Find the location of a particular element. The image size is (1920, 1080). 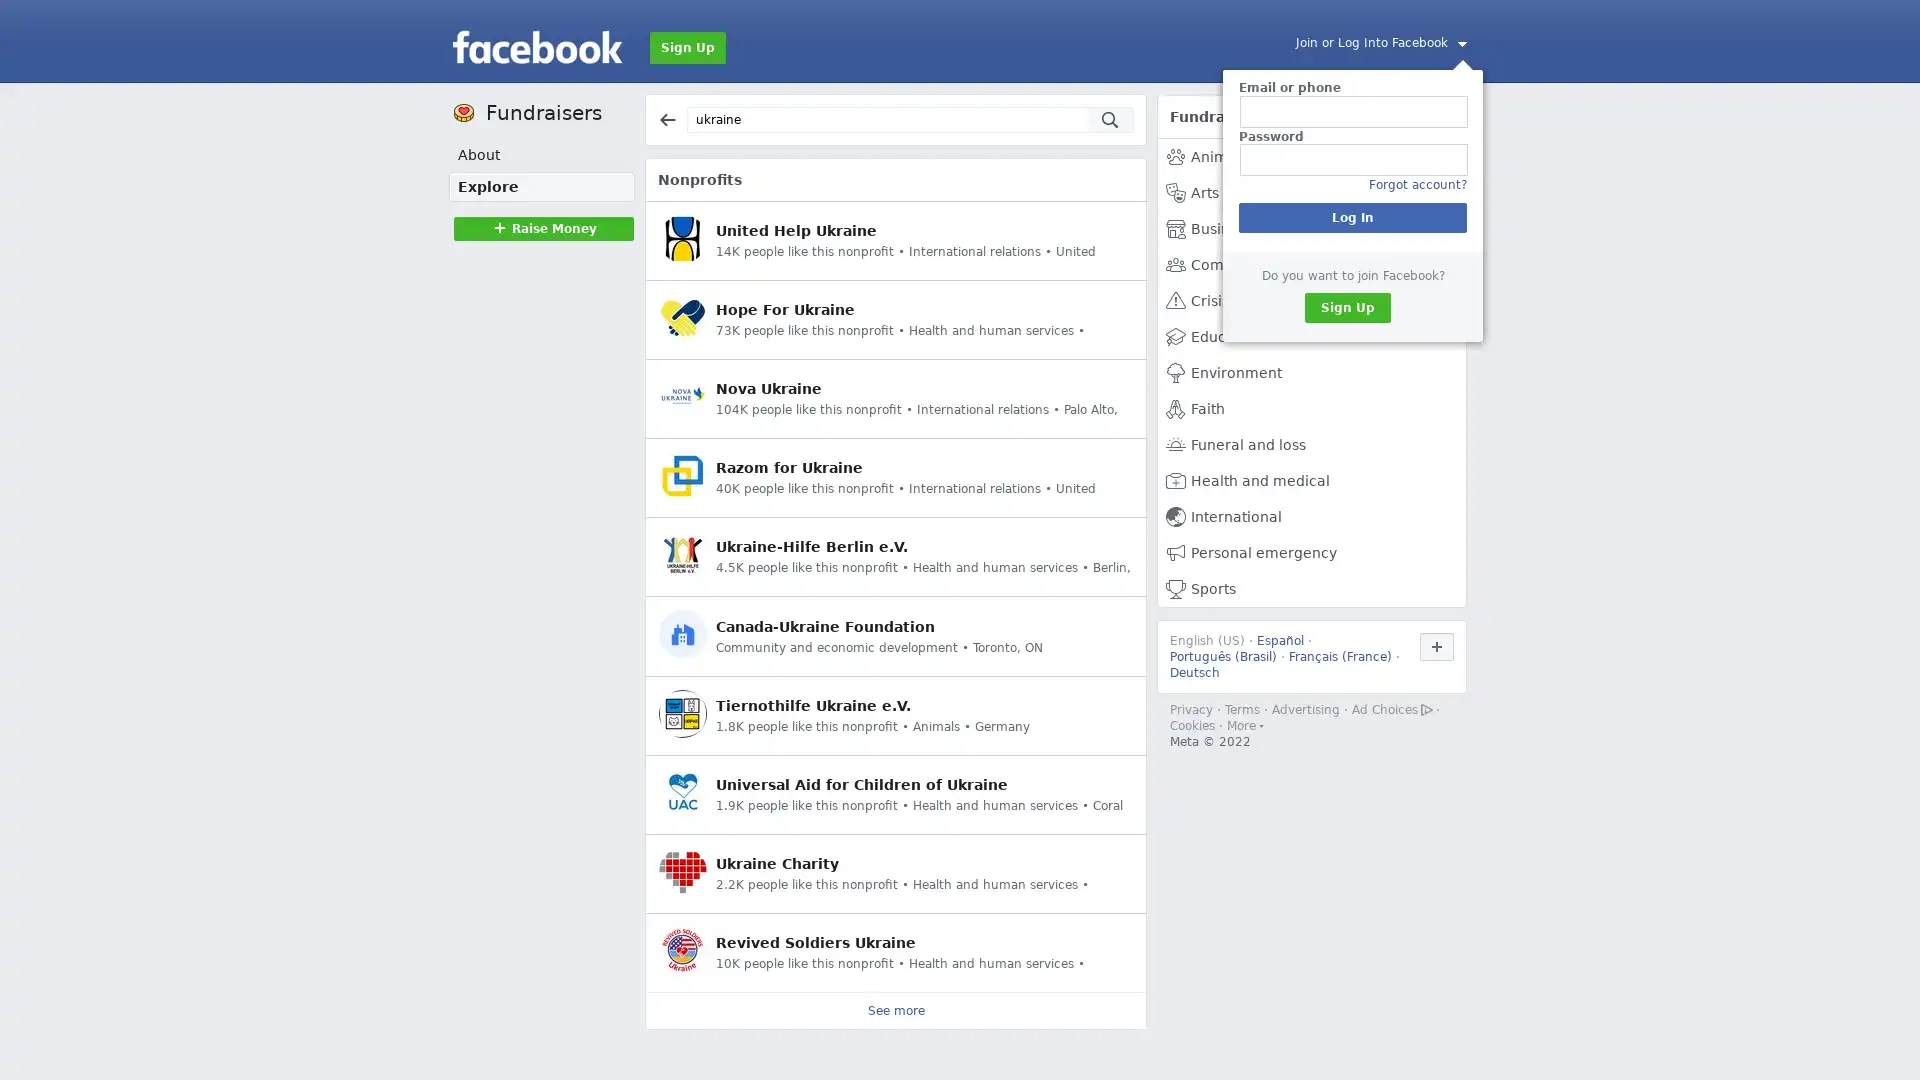

Francais (France) is located at coordinates (1340, 656).